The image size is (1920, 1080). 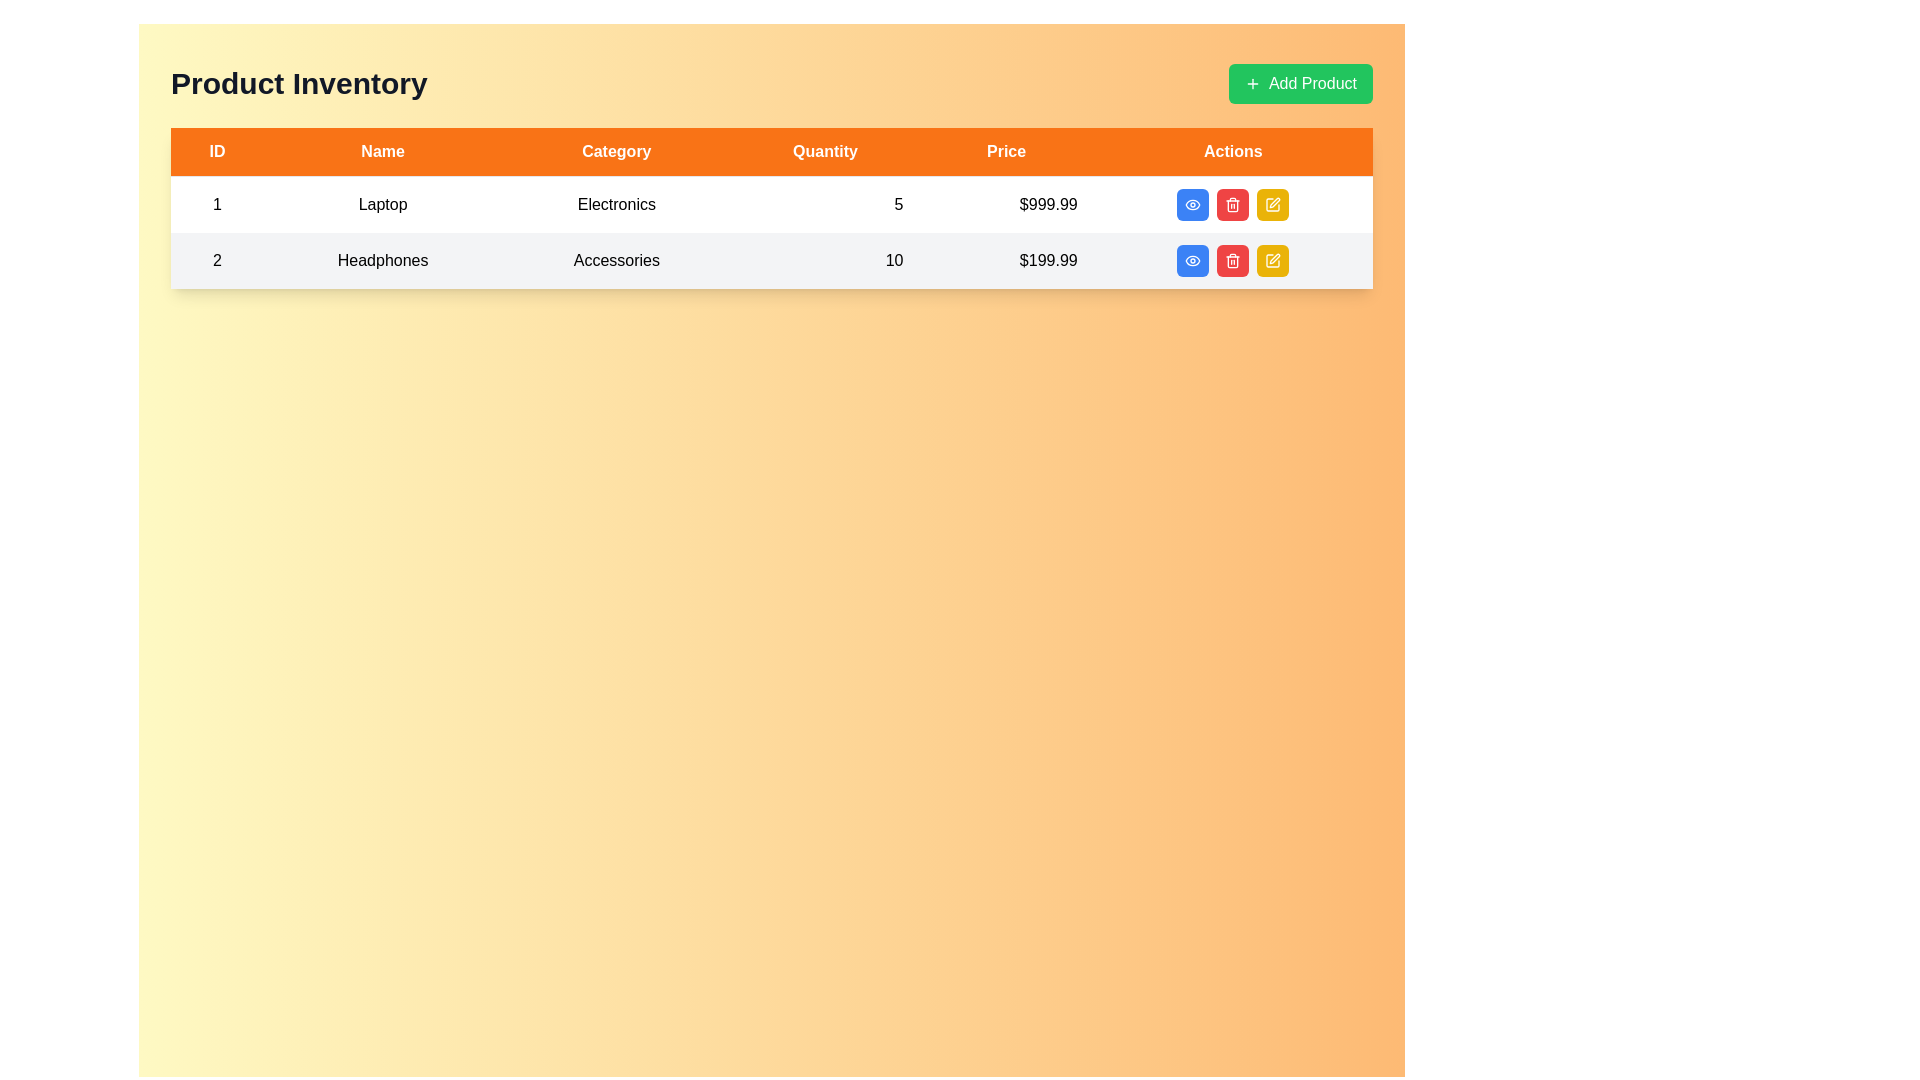 What do you see at coordinates (1193, 204) in the screenshot?
I see `the Icon button located in the 'Actions' column of the second row in the table, which serves as a 'view' button for the 'Headphones' product` at bounding box center [1193, 204].